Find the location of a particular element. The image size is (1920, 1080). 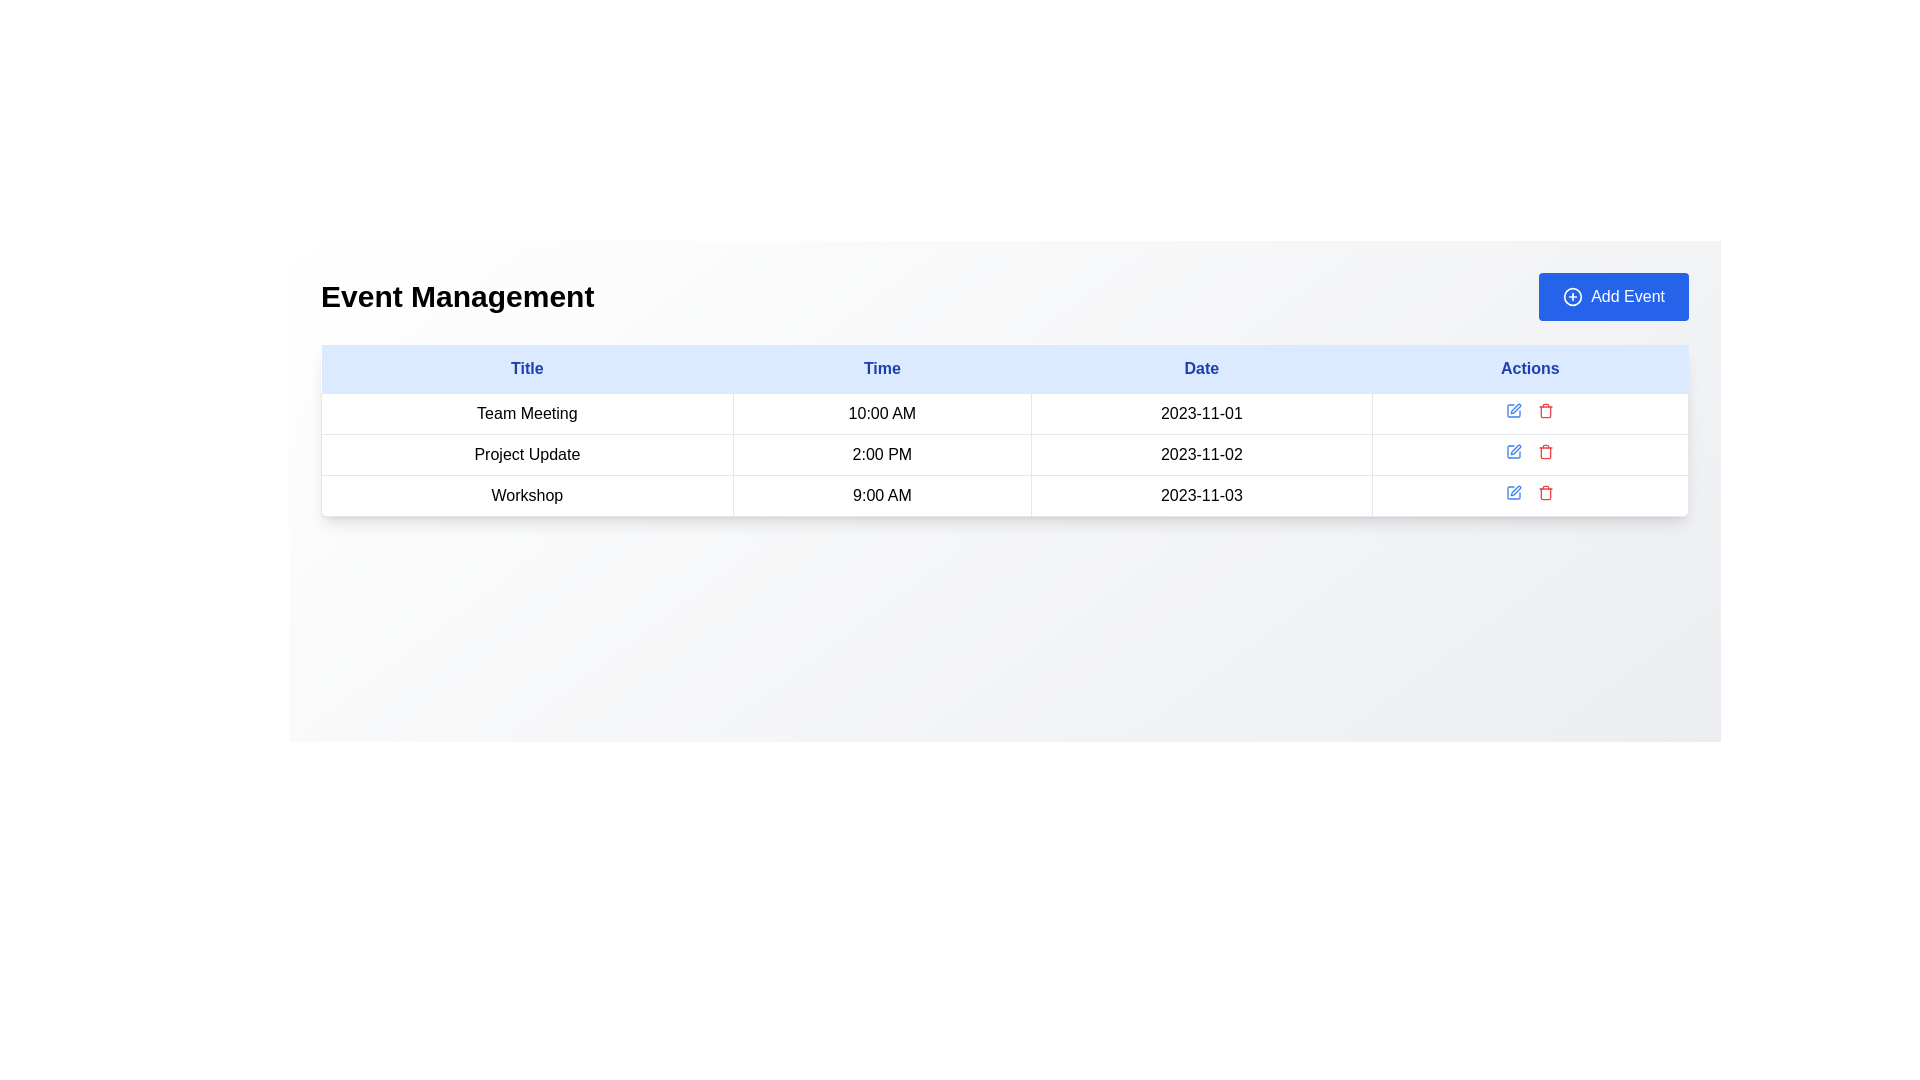

the delete button located in the Actions column of the second row in the table is located at coordinates (1545, 410).